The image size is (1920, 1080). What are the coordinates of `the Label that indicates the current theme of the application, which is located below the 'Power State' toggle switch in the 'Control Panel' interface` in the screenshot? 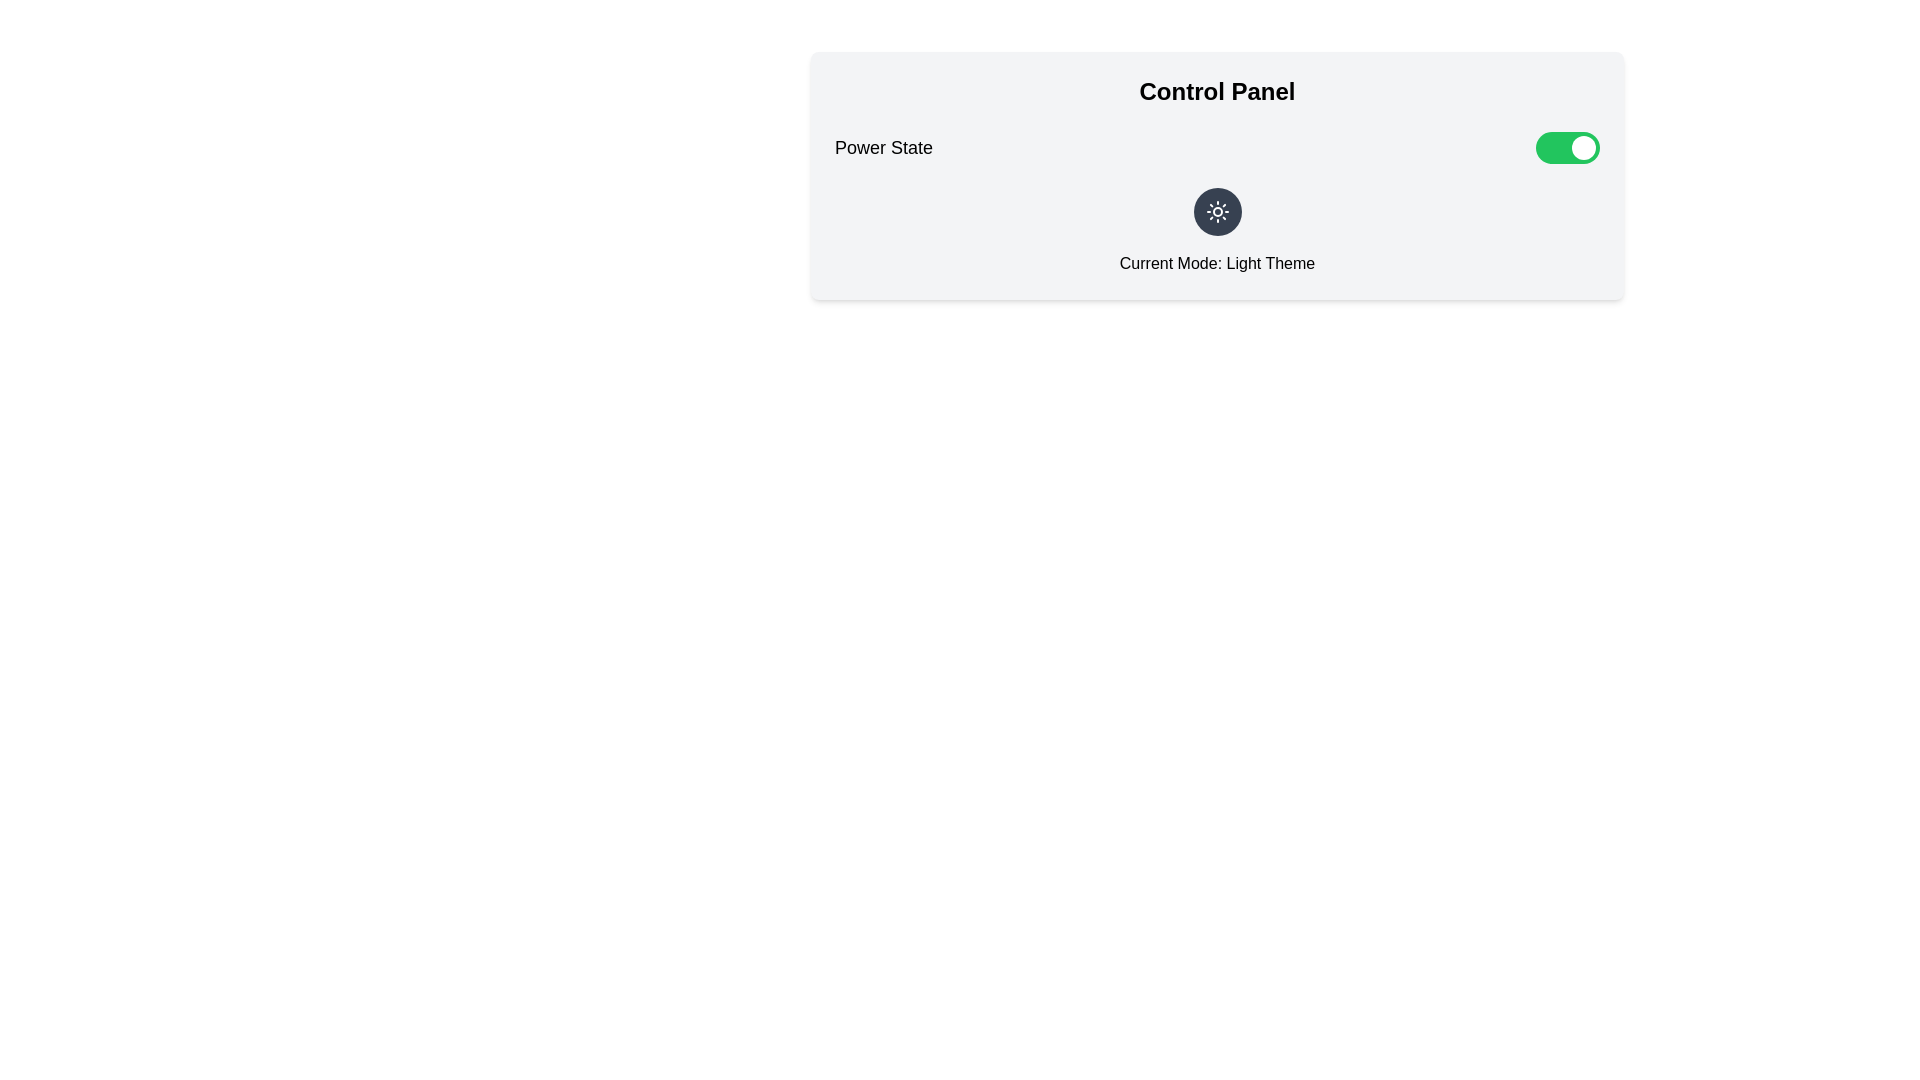 It's located at (1216, 230).